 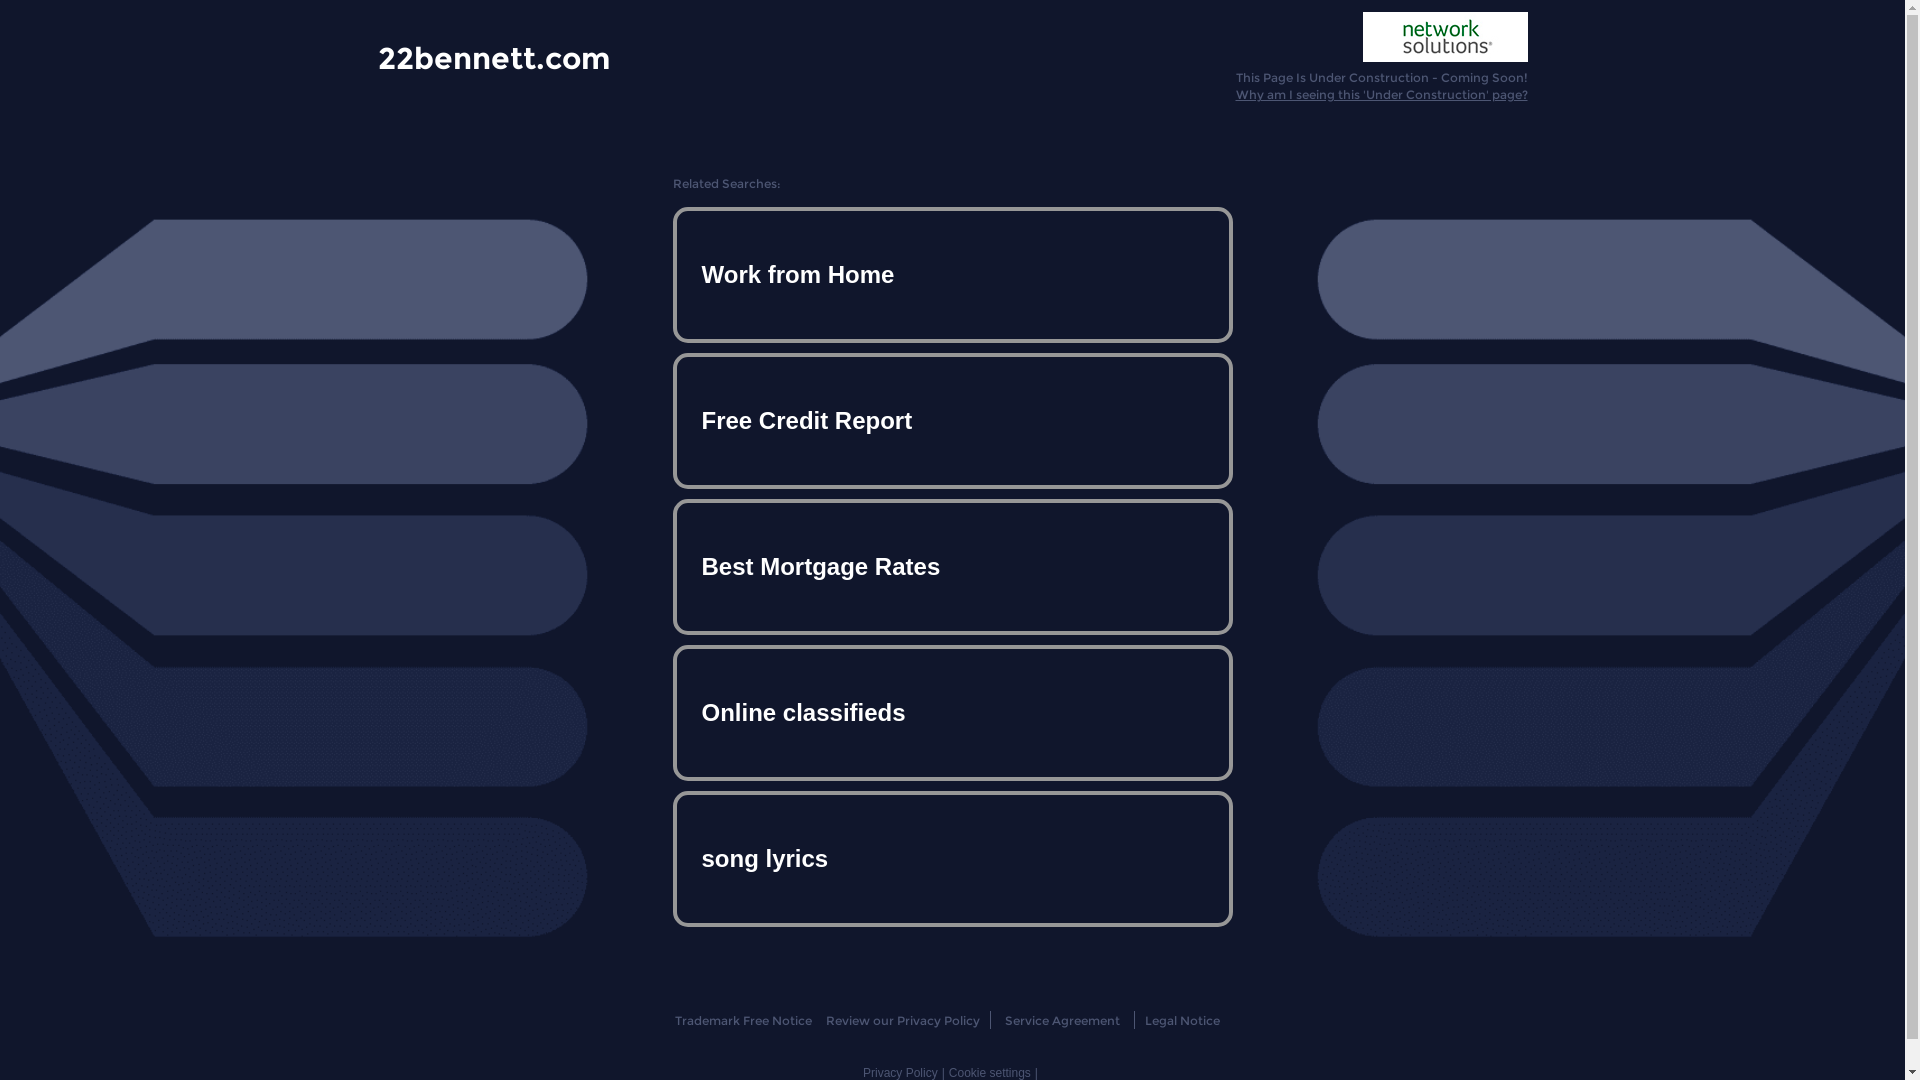 I want to click on 'Best Mortgage Rates', so click(x=950, y=567).